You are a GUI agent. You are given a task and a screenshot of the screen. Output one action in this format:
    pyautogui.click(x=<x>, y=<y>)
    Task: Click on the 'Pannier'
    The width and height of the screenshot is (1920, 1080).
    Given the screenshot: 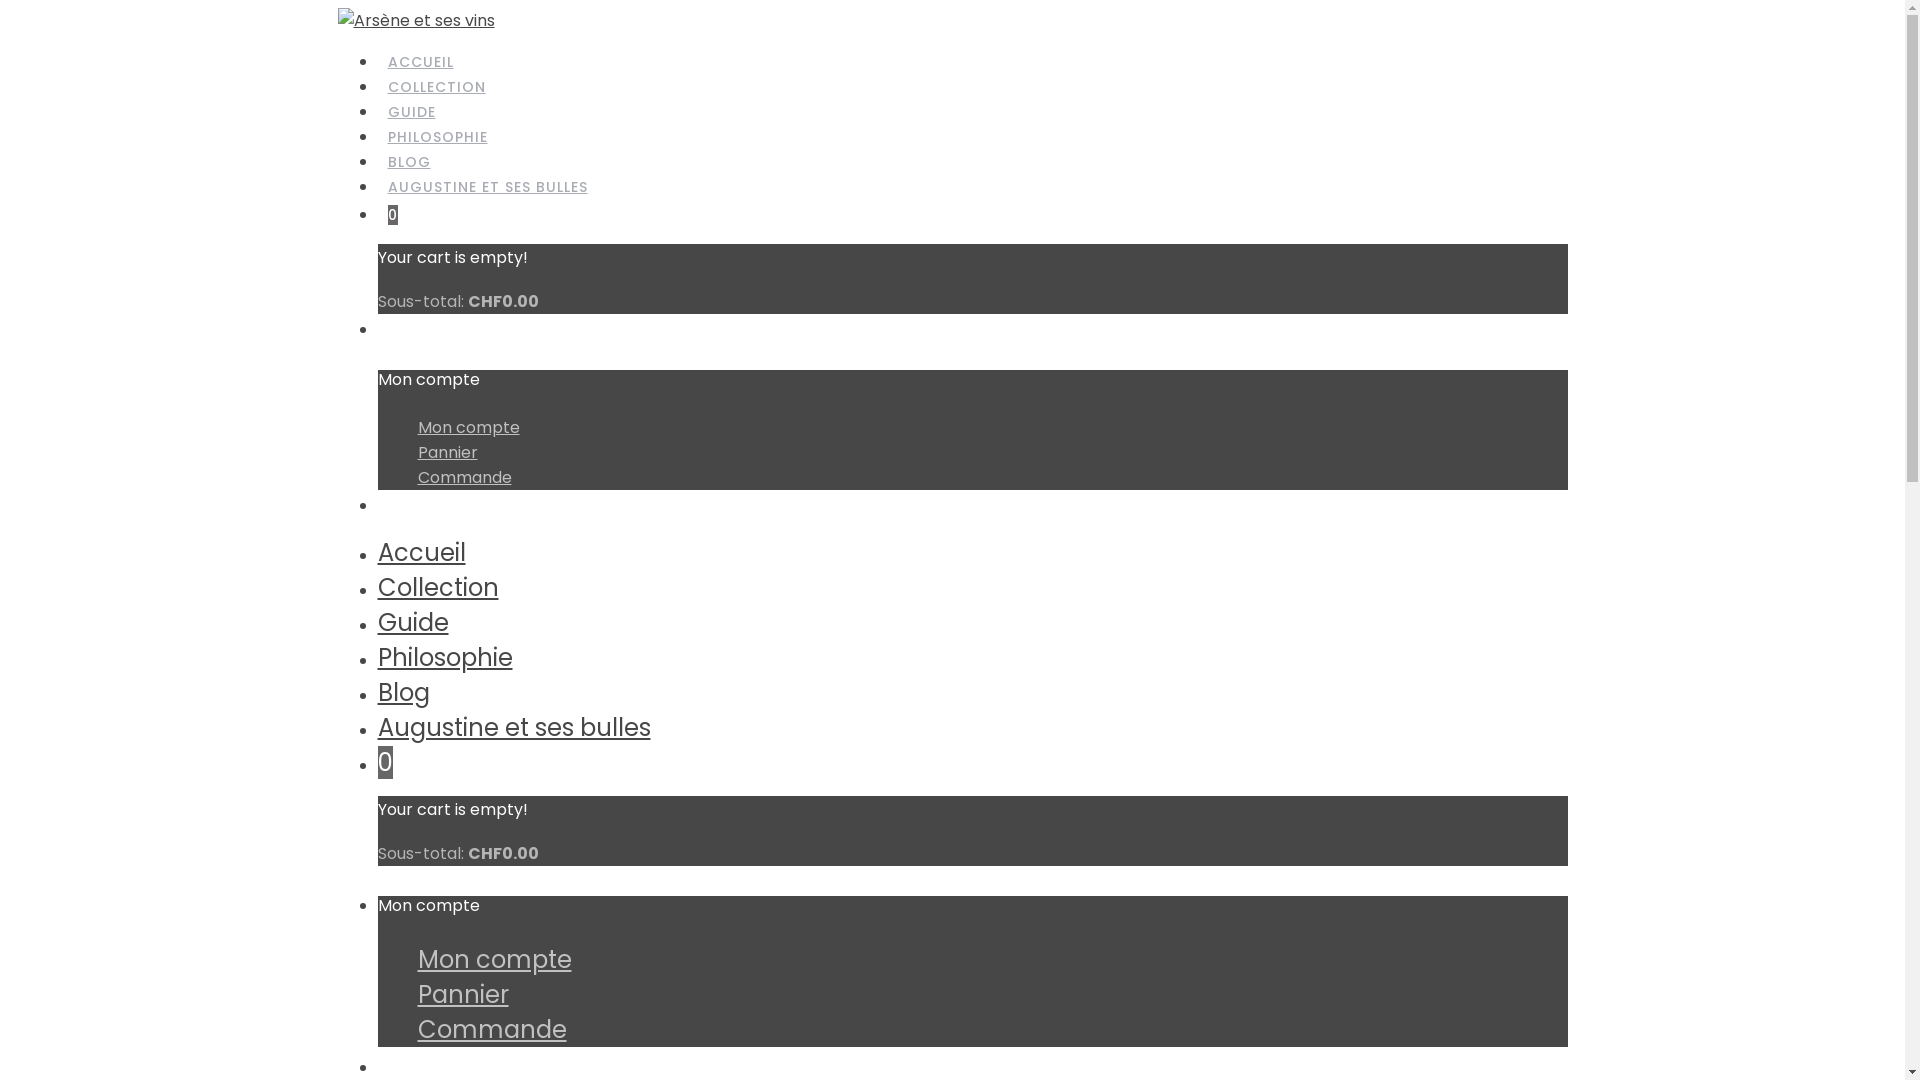 What is the action you would take?
    pyautogui.click(x=462, y=994)
    